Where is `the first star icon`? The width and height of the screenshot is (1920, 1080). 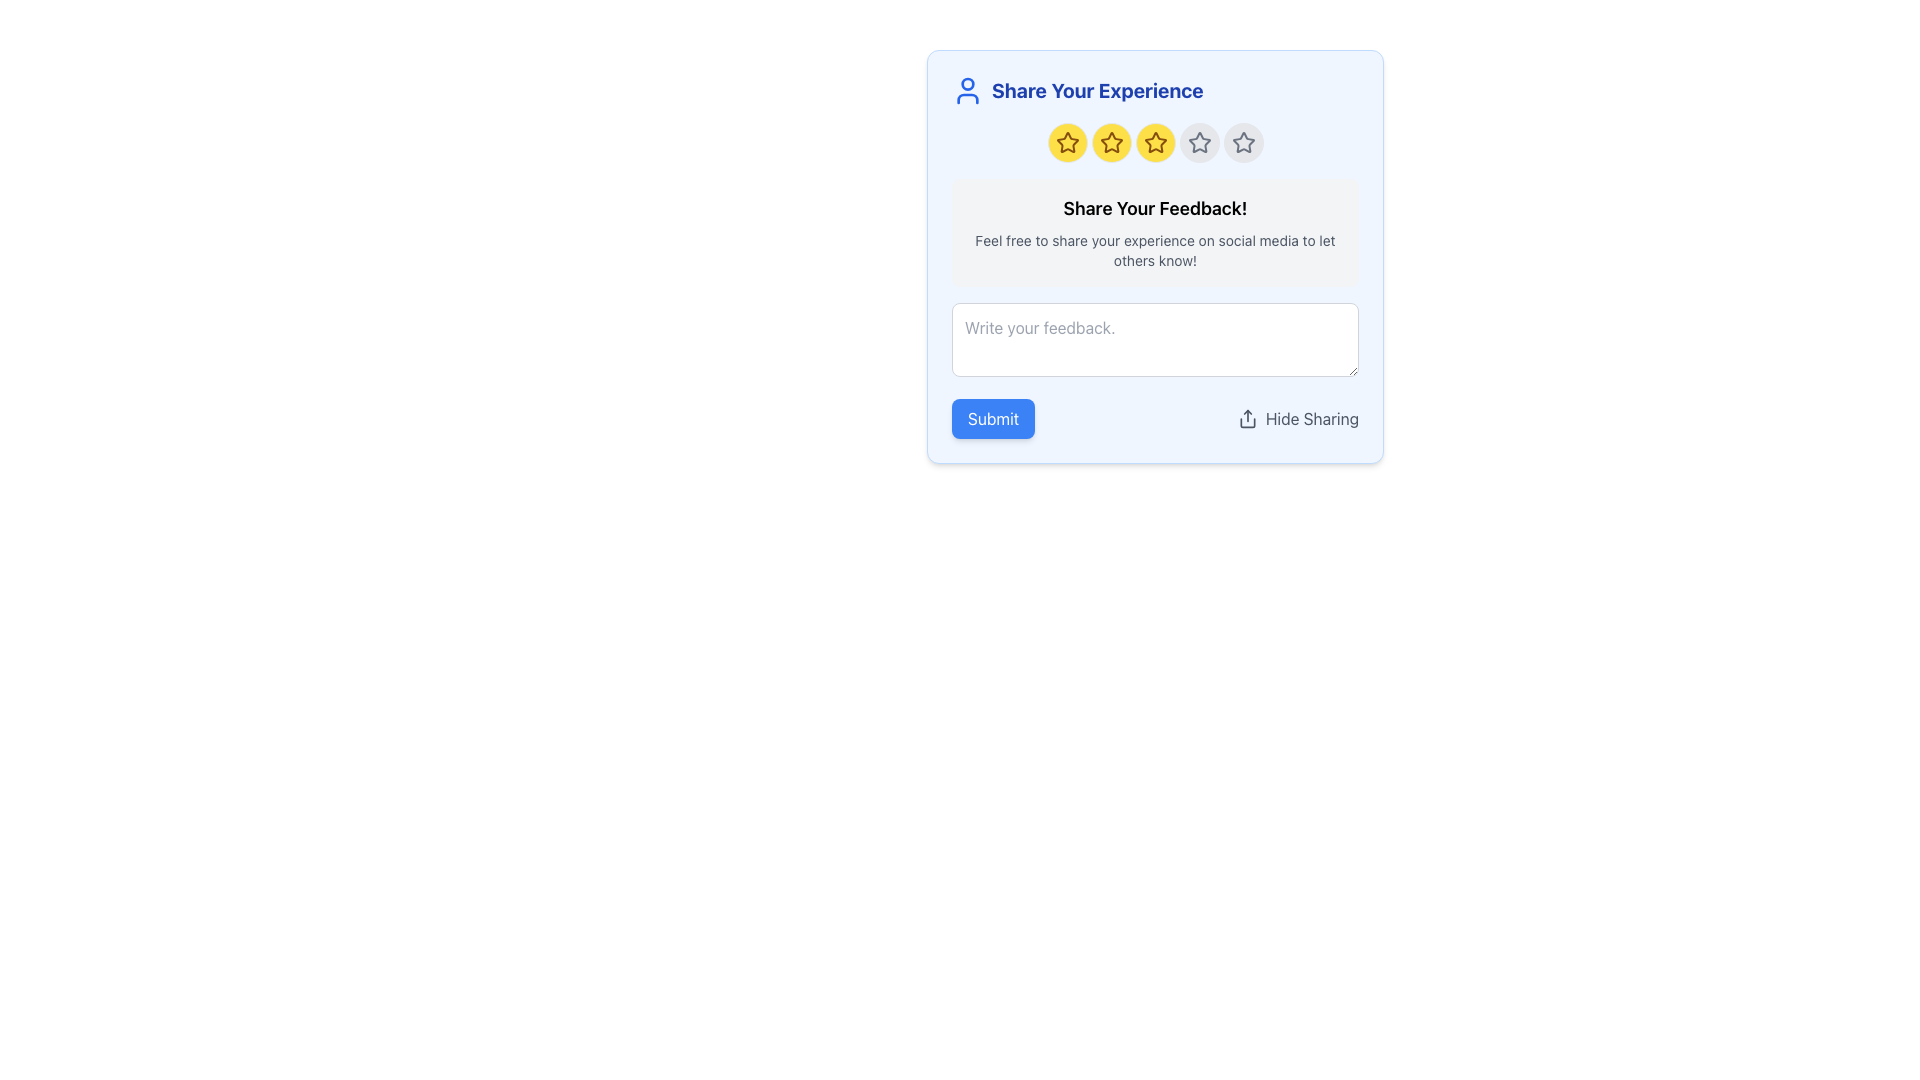
the first star icon is located at coordinates (1066, 141).